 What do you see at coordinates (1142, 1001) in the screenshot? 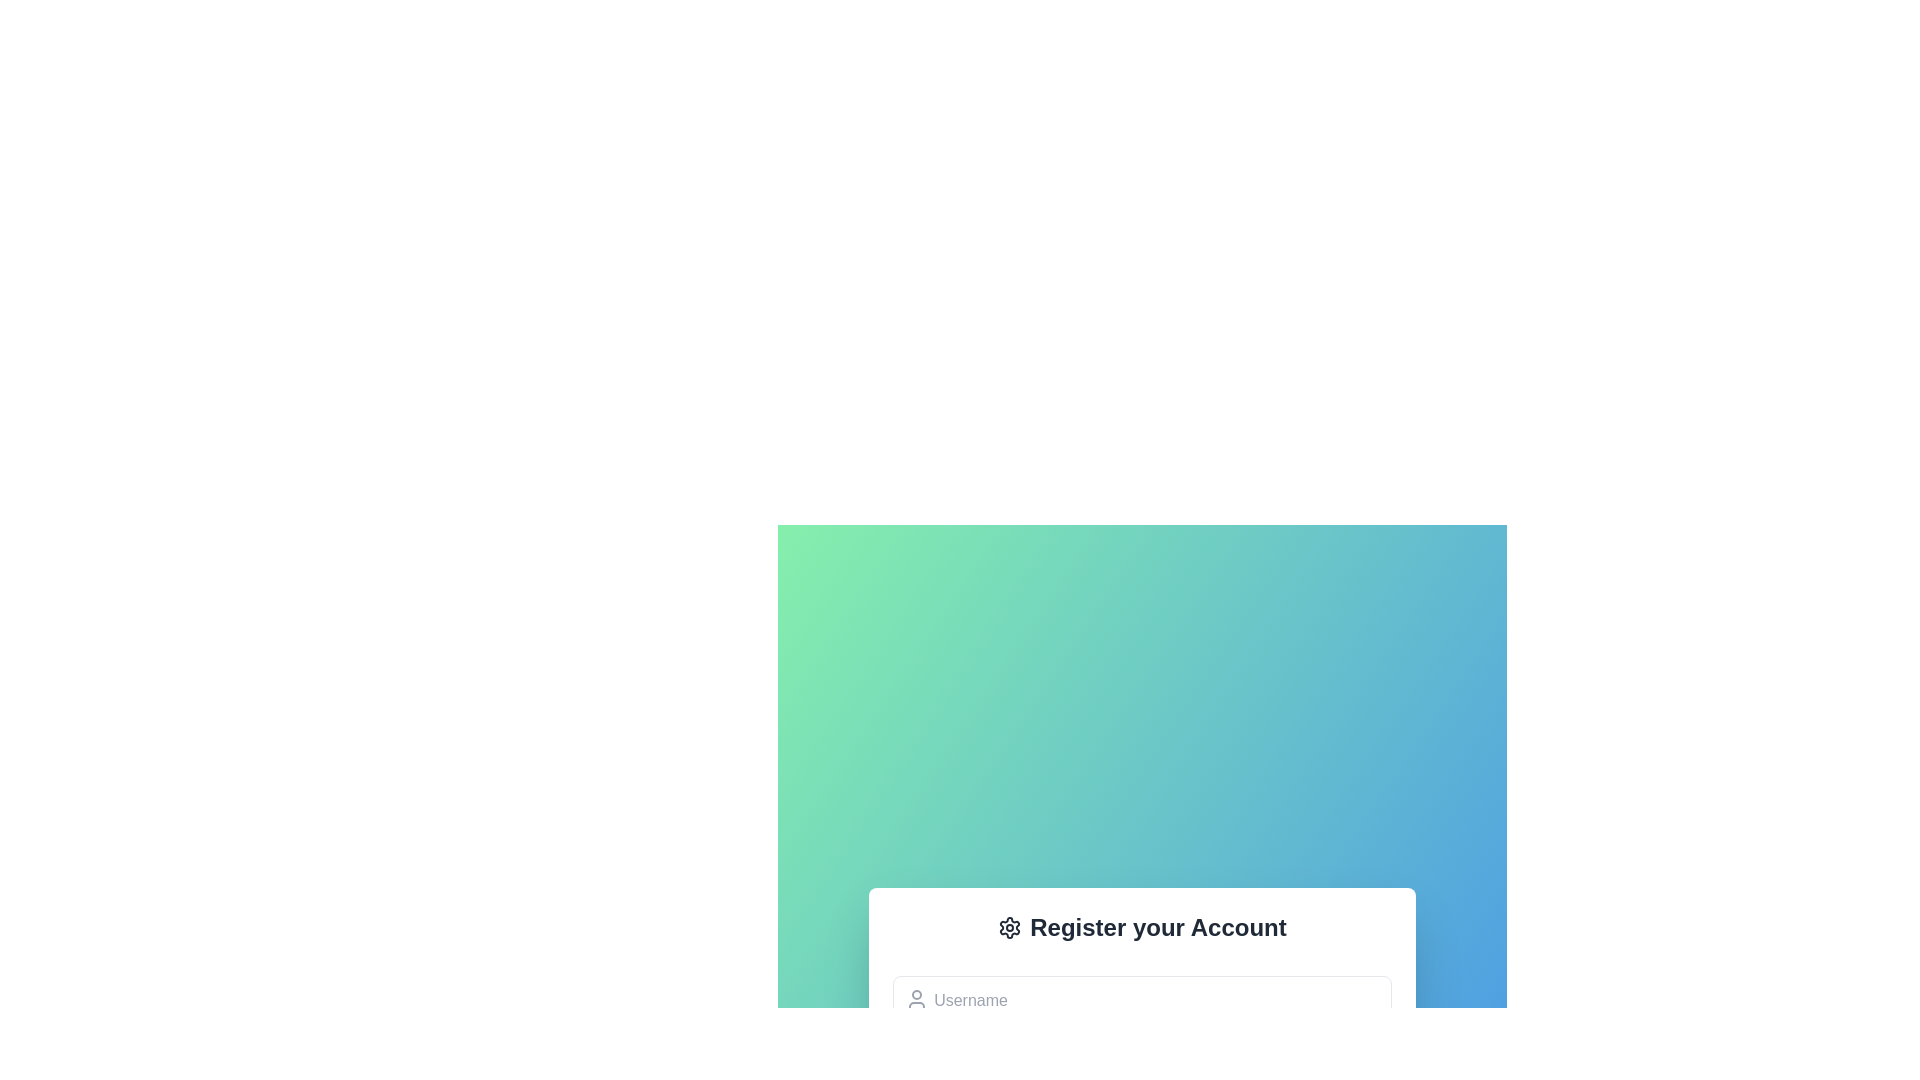
I see `the username input field located in the 'Create Account' section to focus on it` at bounding box center [1142, 1001].